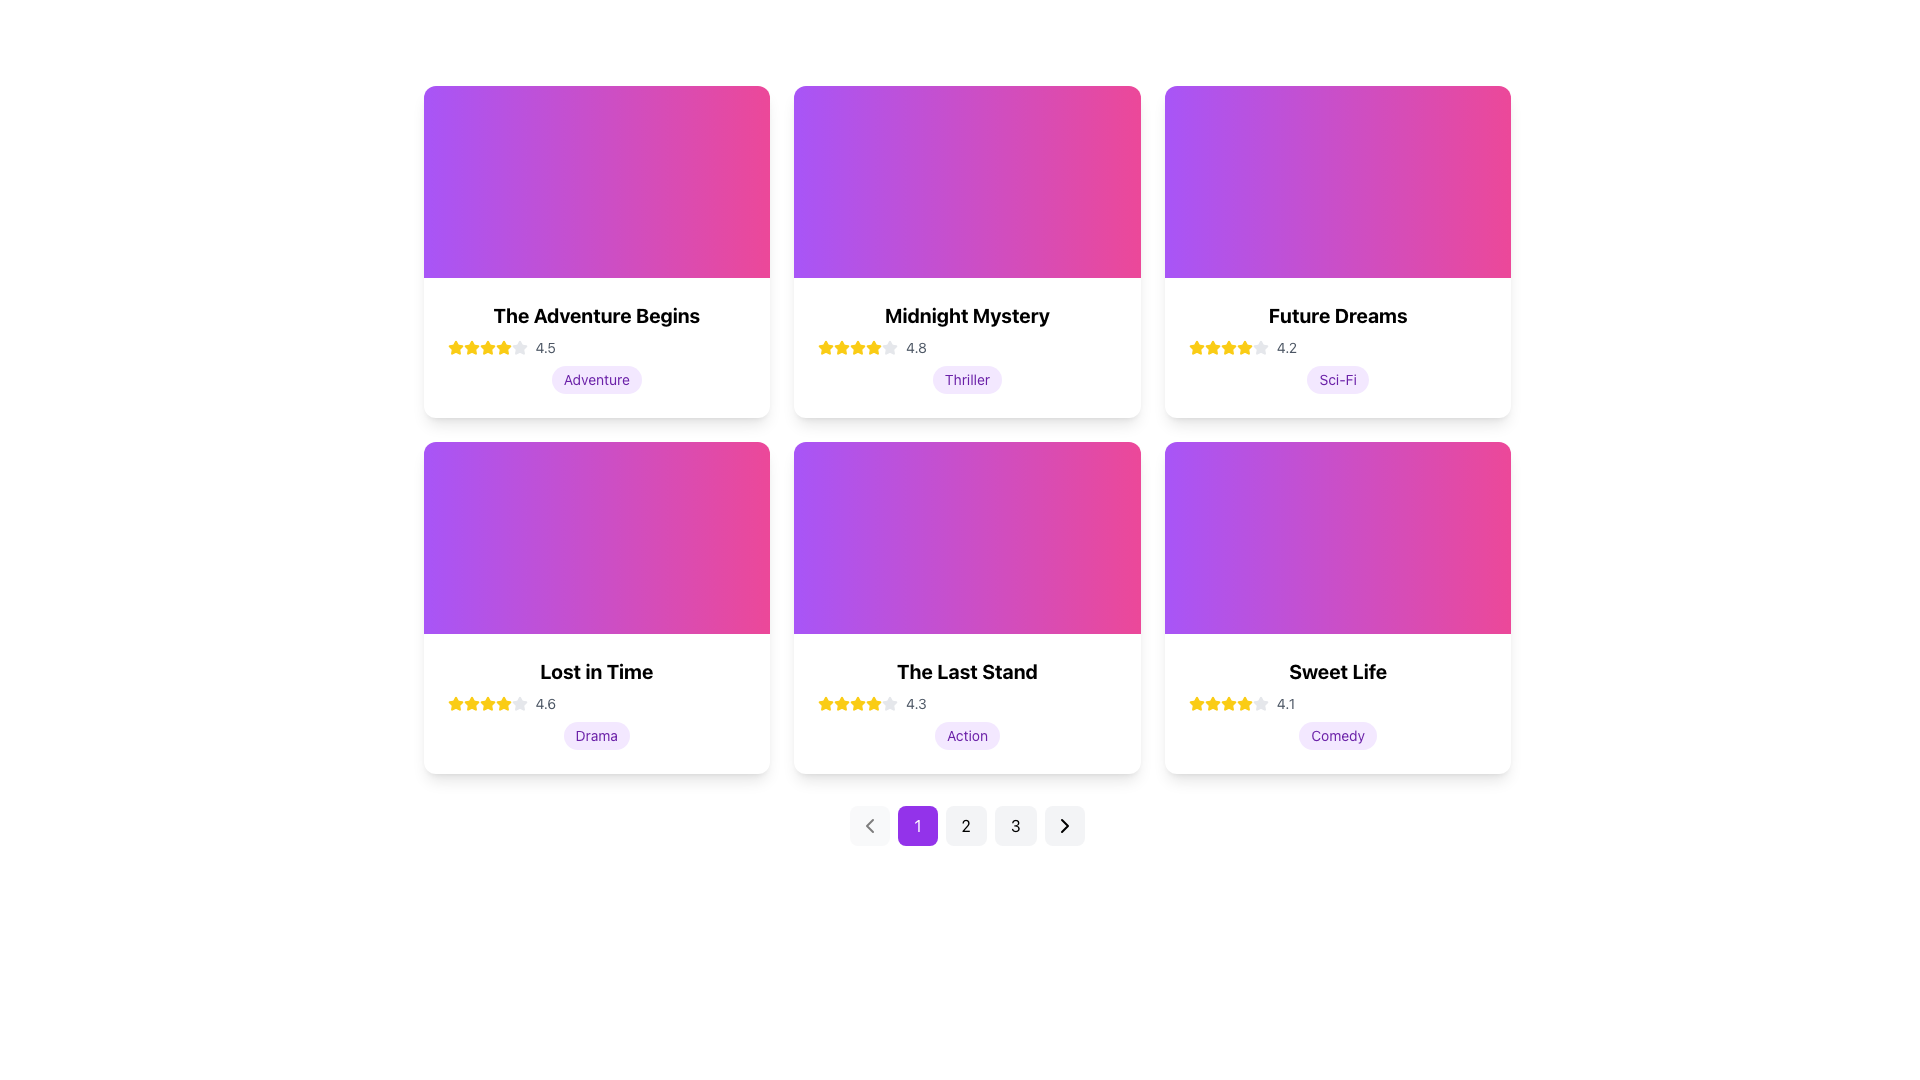 Image resolution: width=1920 pixels, height=1080 pixels. Describe the element at coordinates (454, 702) in the screenshot. I see `the fourth star in the rating row for the card 'Lost in Time'` at that location.